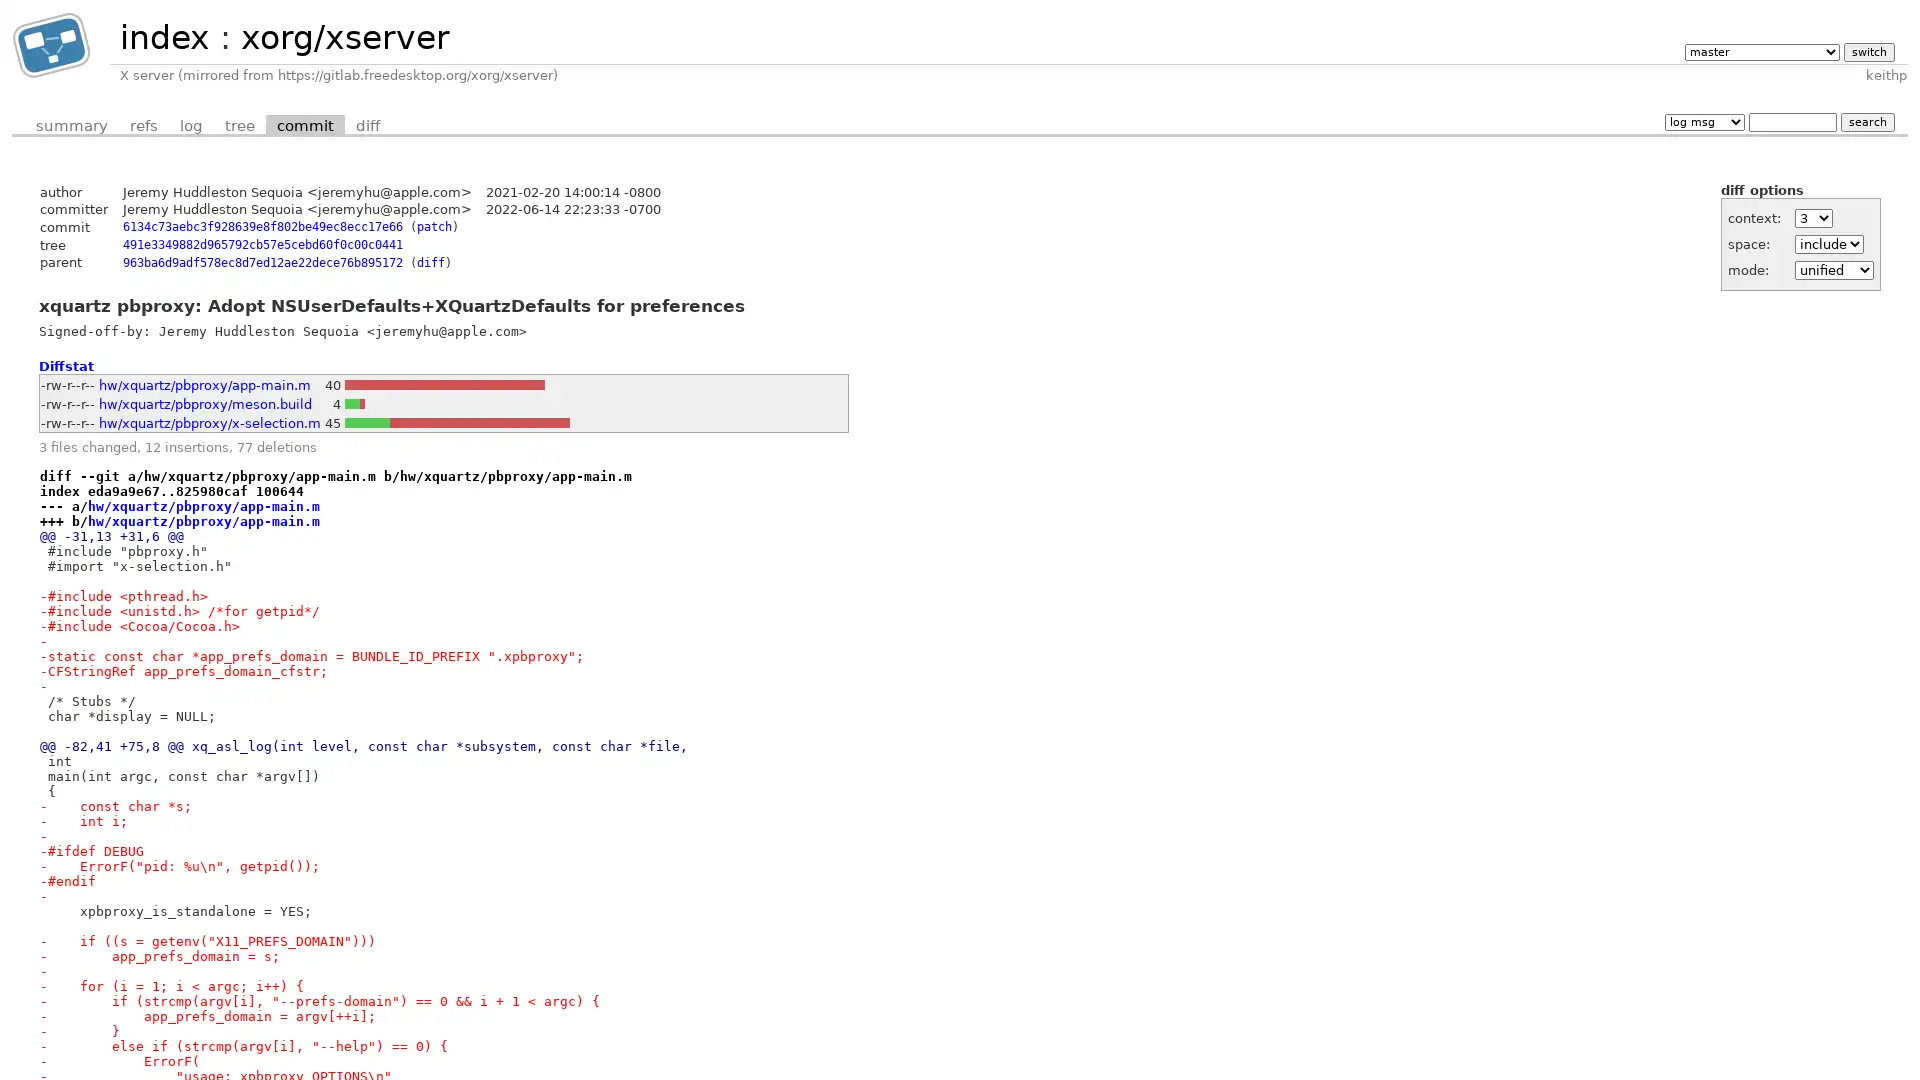 This screenshot has width=1920, height=1080. Describe the element at coordinates (1866, 121) in the screenshot. I see `search` at that location.